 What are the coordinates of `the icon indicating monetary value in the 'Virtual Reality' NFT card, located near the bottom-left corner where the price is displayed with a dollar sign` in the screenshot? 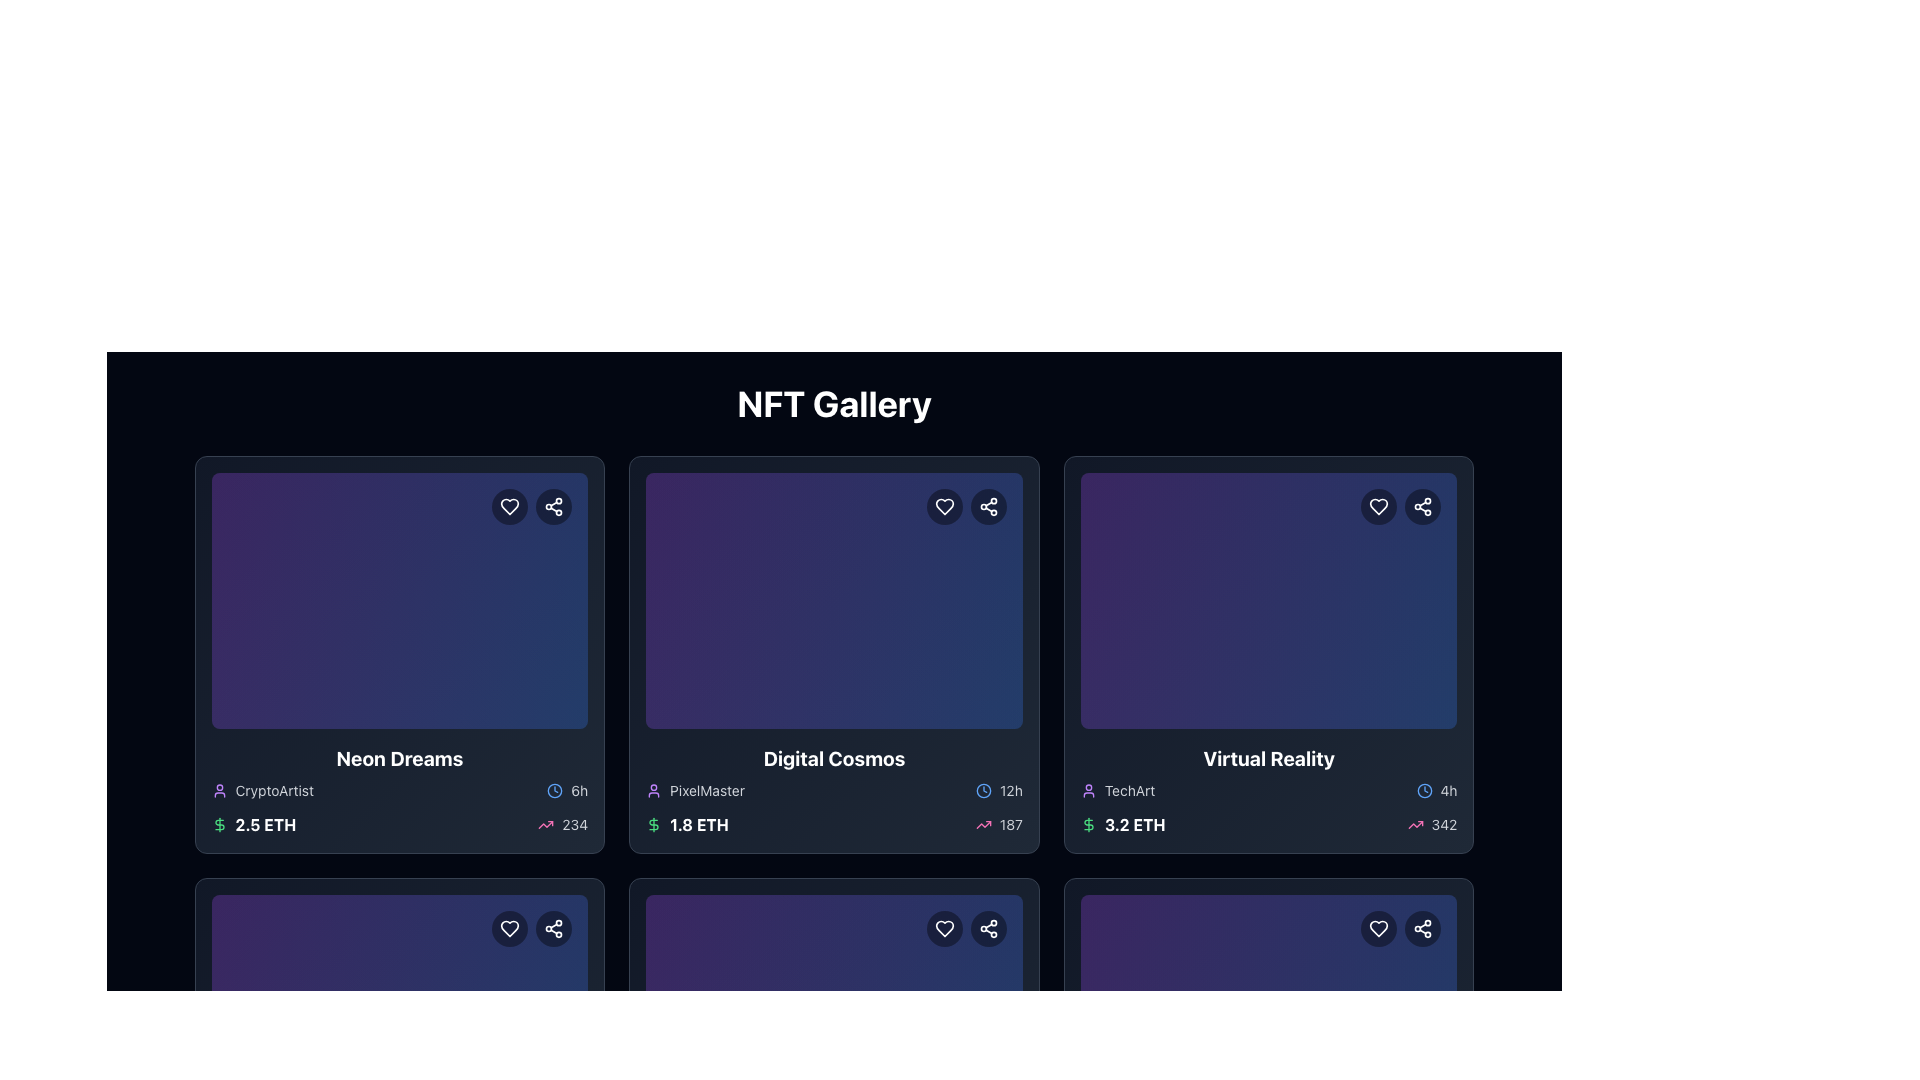 It's located at (1087, 825).